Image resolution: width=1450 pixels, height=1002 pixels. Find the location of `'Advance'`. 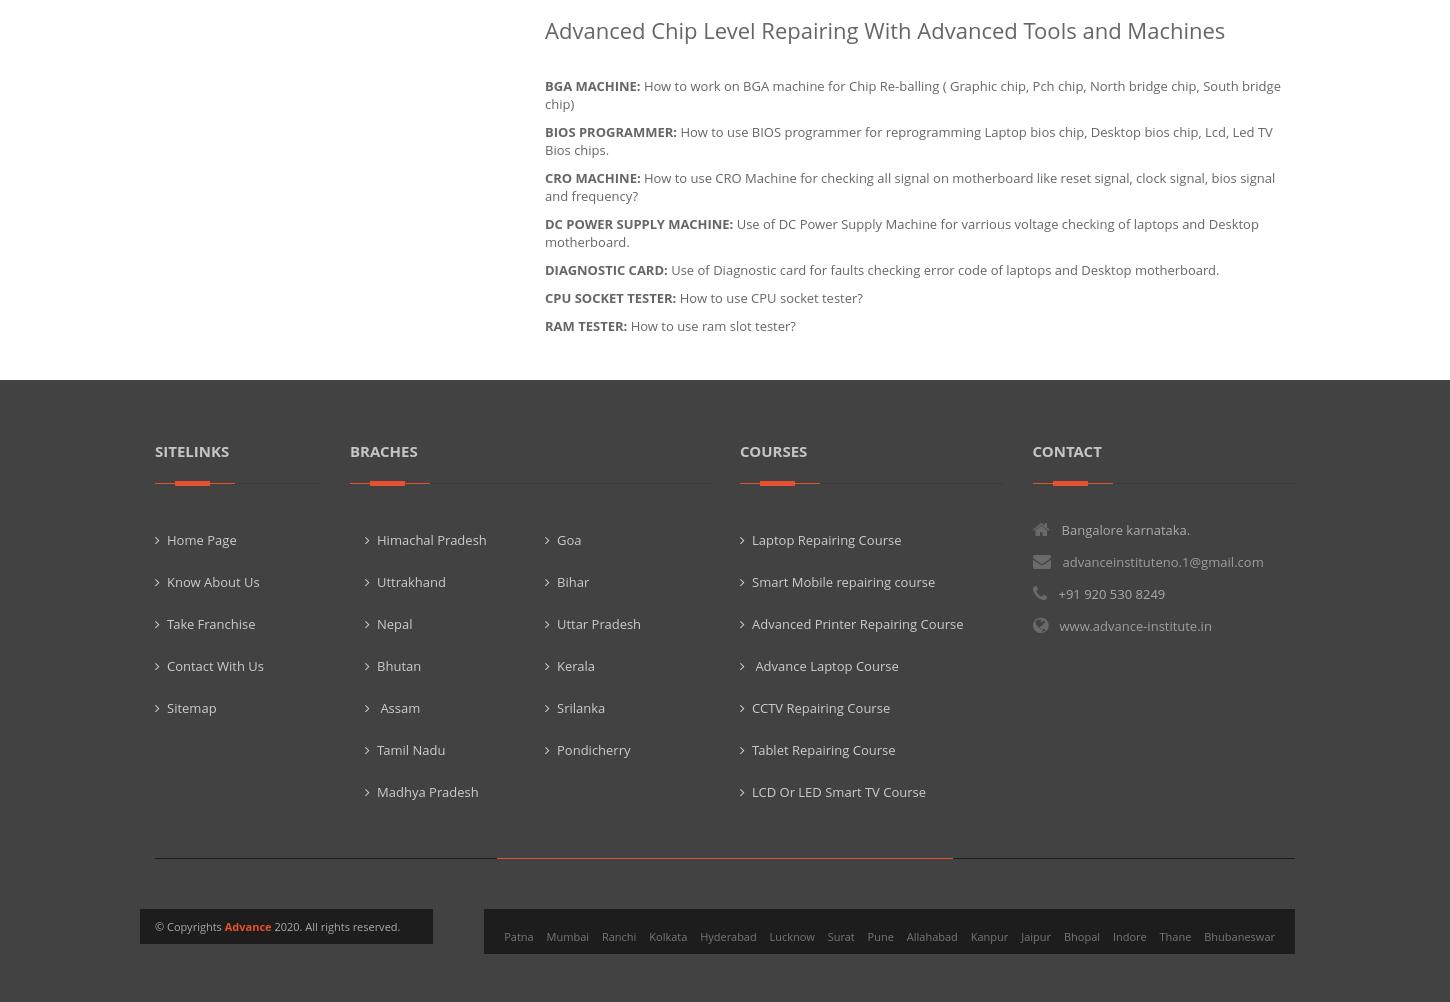

'Advance' is located at coordinates (247, 924).